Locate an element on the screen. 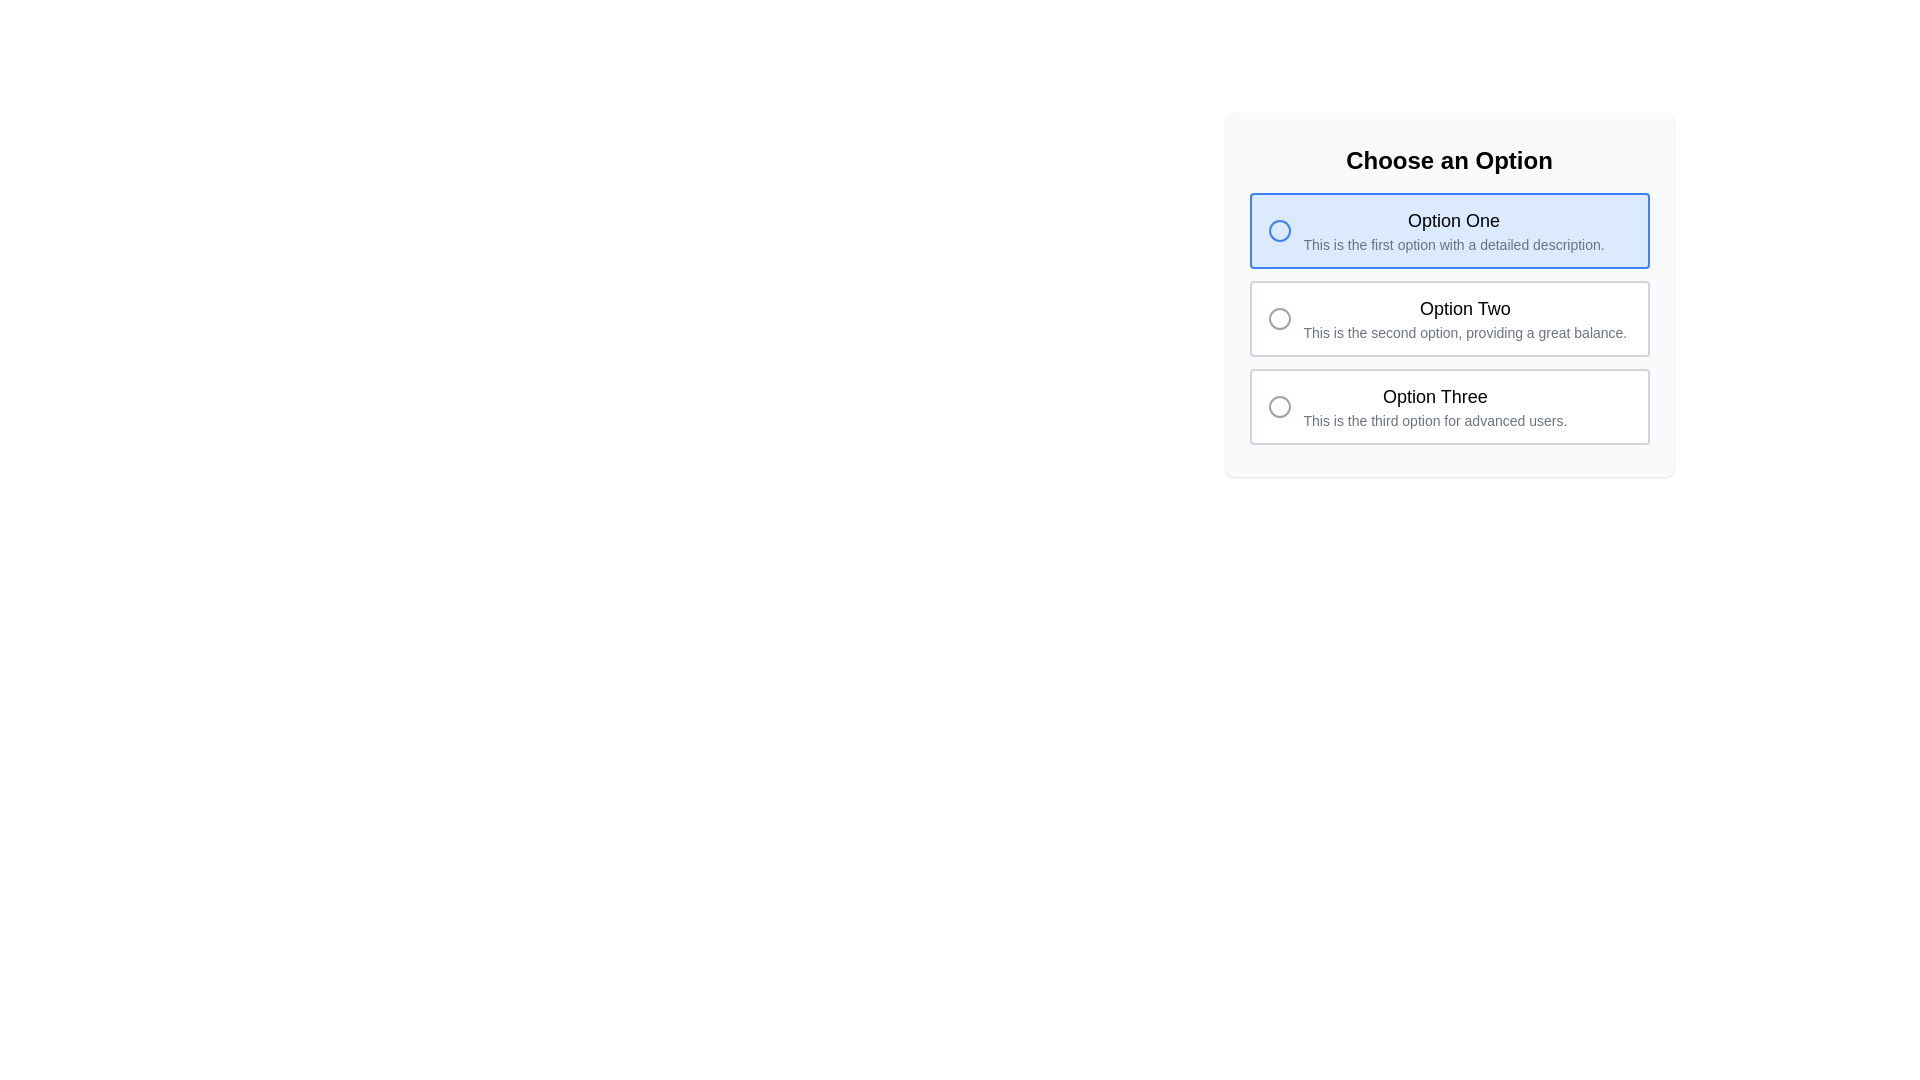 The height and width of the screenshot is (1080, 1920). the unselected radio button next to 'Option Three' is located at coordinates (1278, 406).